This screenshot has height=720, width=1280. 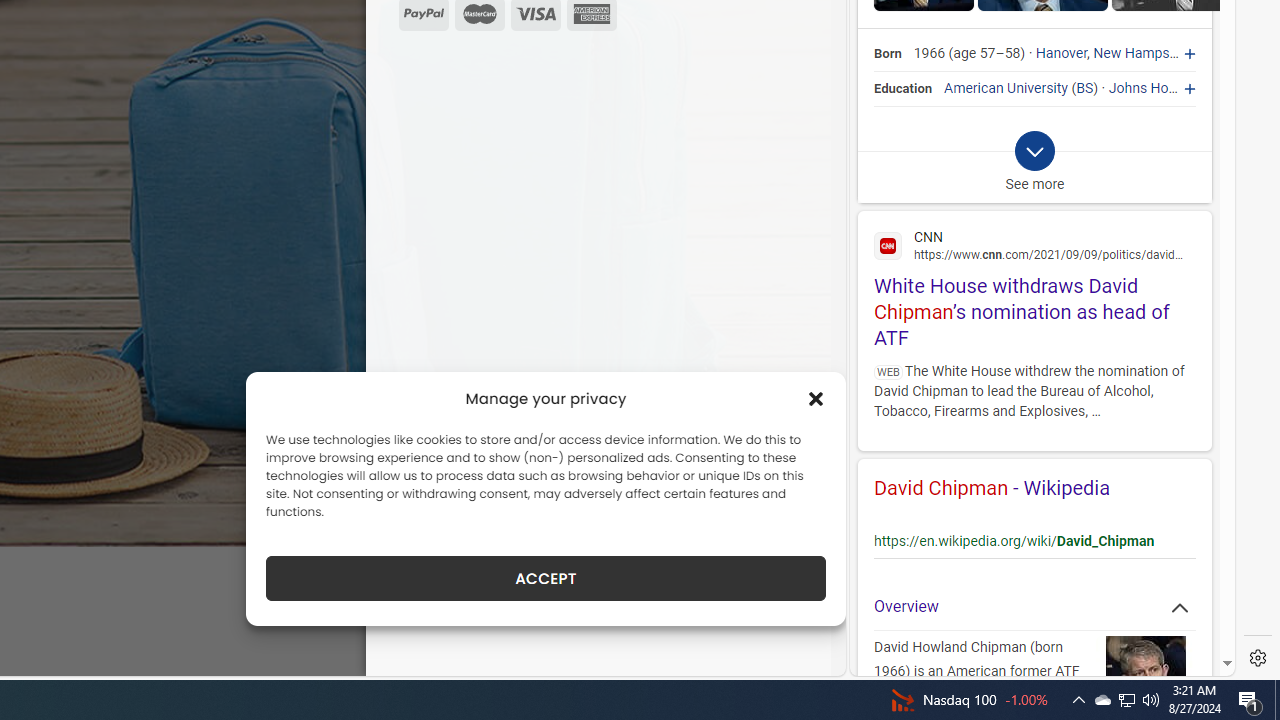 What do you see at coordinates (1187, 87) in the screenshot?
I see `'Johns Hopkins University'` at bounding box center [1187, 87].